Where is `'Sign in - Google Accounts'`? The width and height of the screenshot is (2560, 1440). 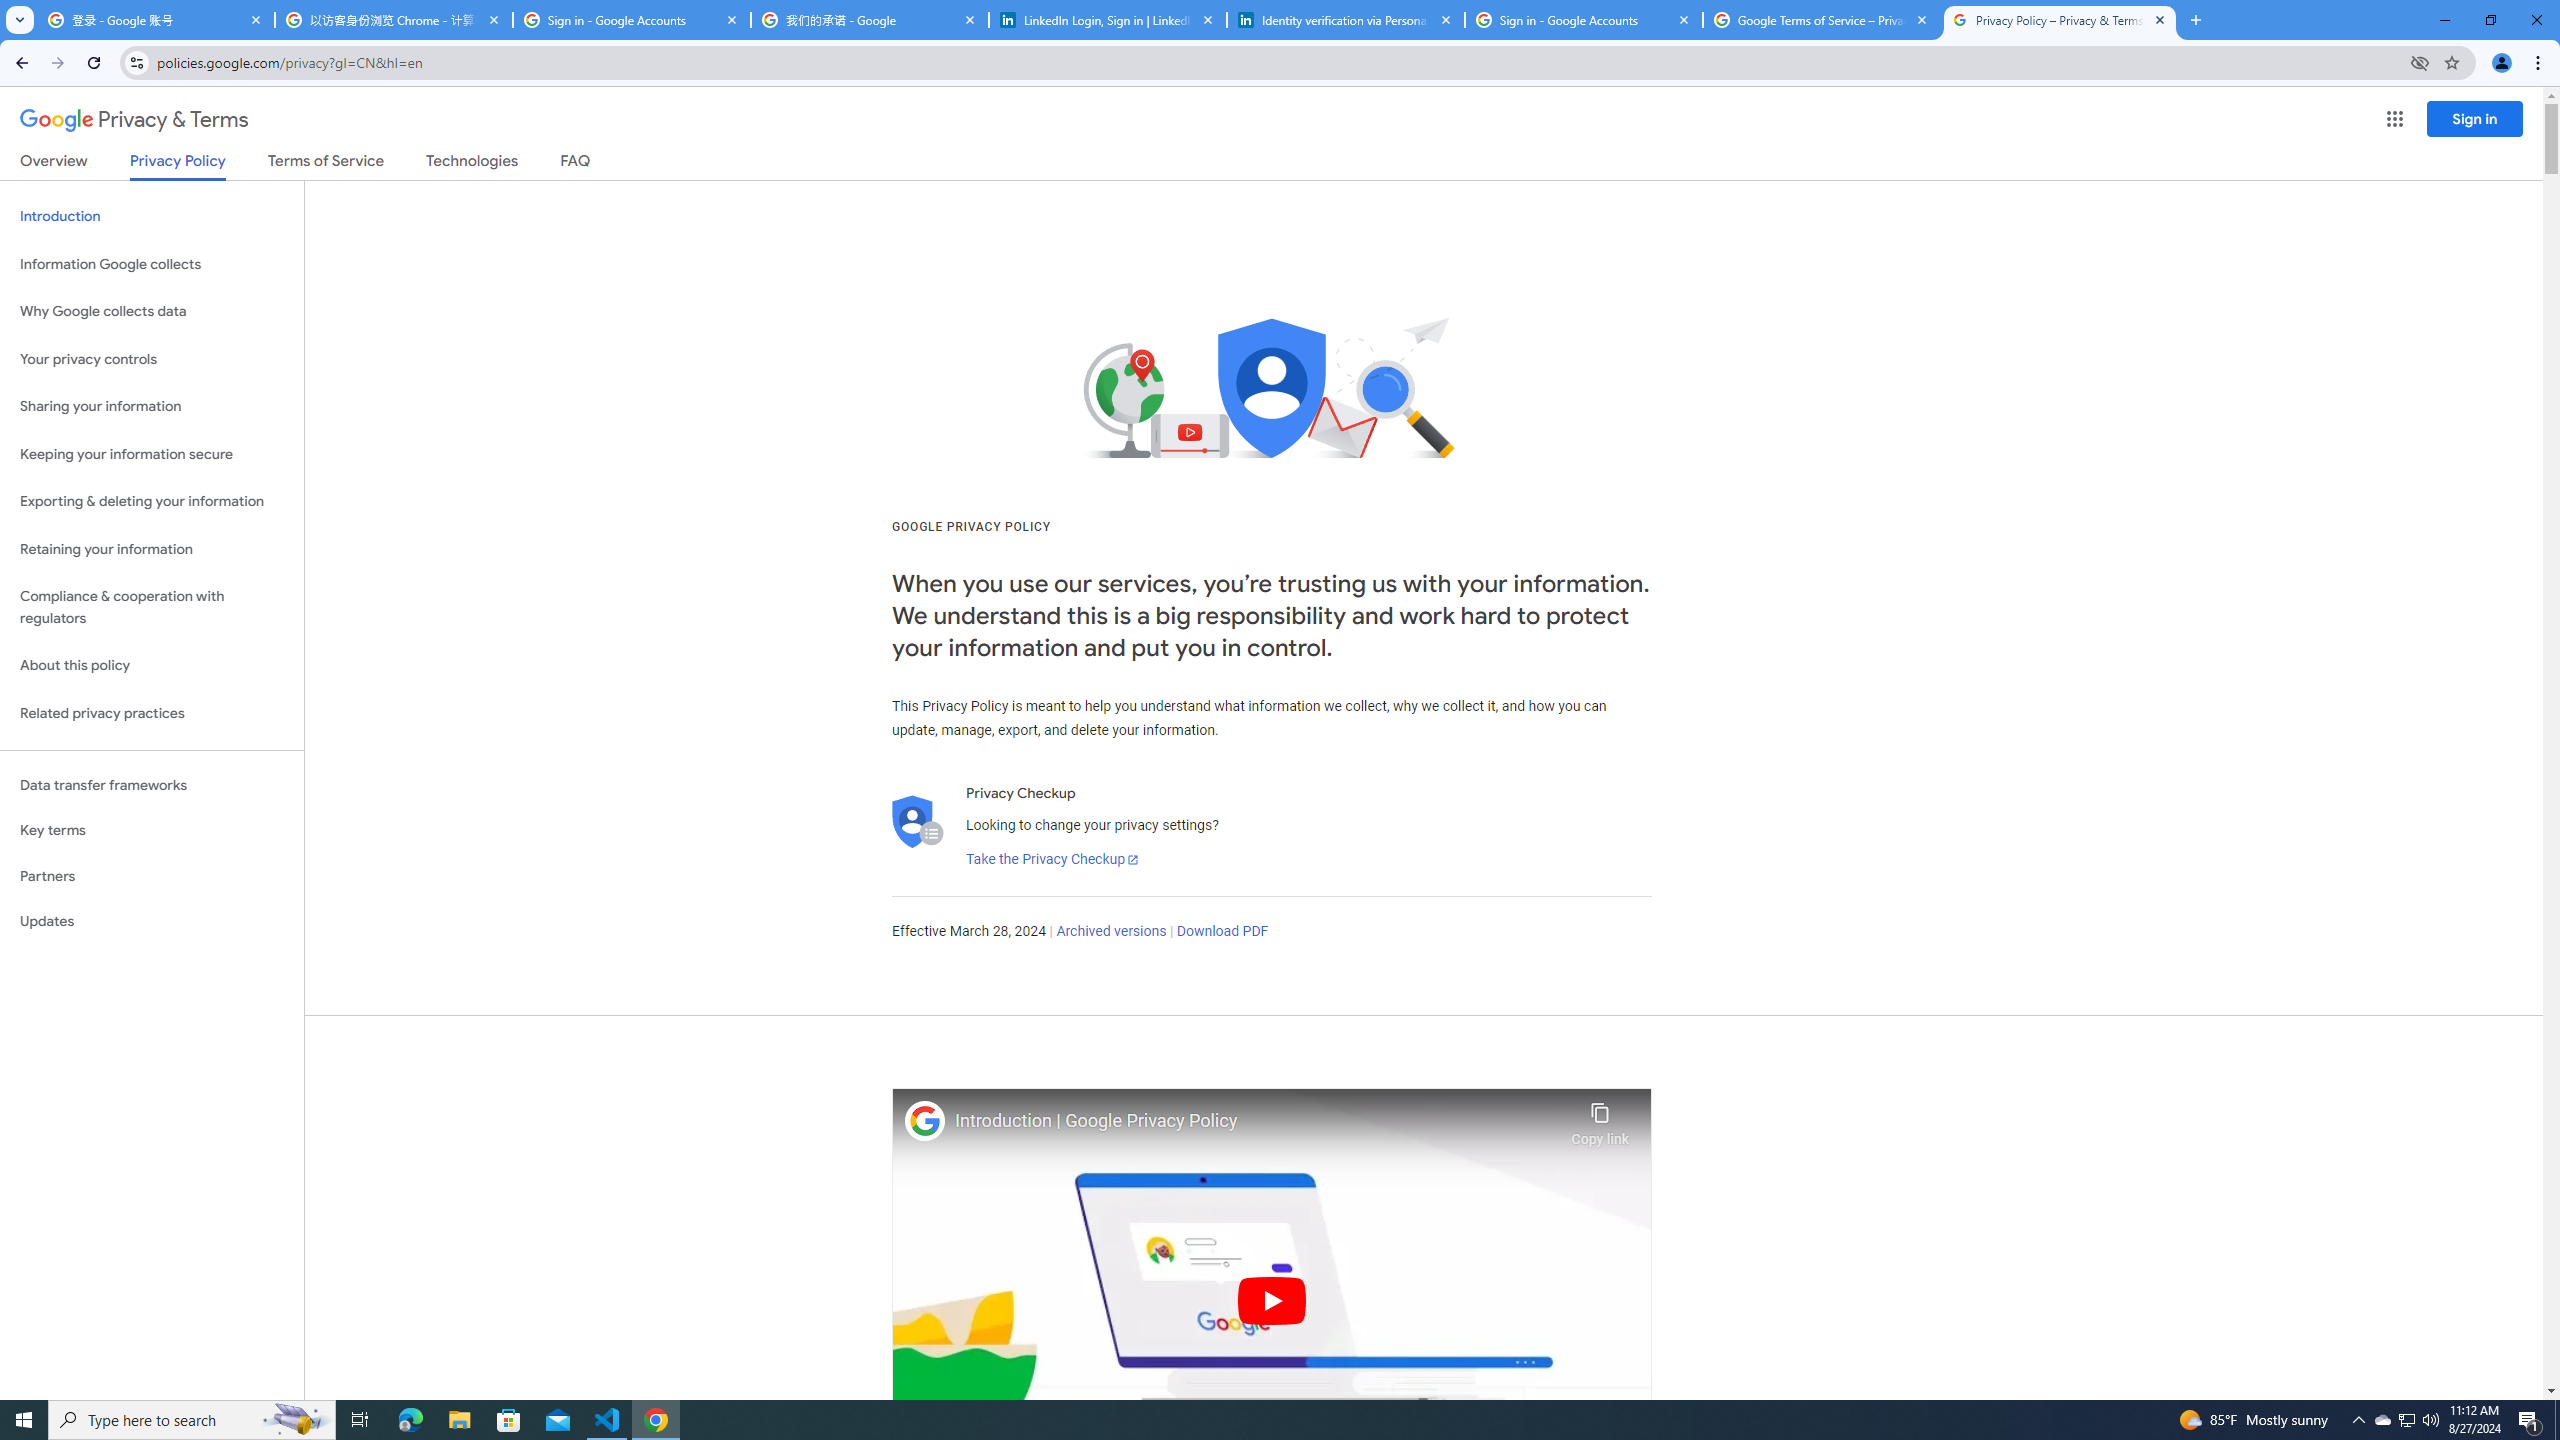
'Sign in - Google Accounts' is located at coordinates (1583, 19).